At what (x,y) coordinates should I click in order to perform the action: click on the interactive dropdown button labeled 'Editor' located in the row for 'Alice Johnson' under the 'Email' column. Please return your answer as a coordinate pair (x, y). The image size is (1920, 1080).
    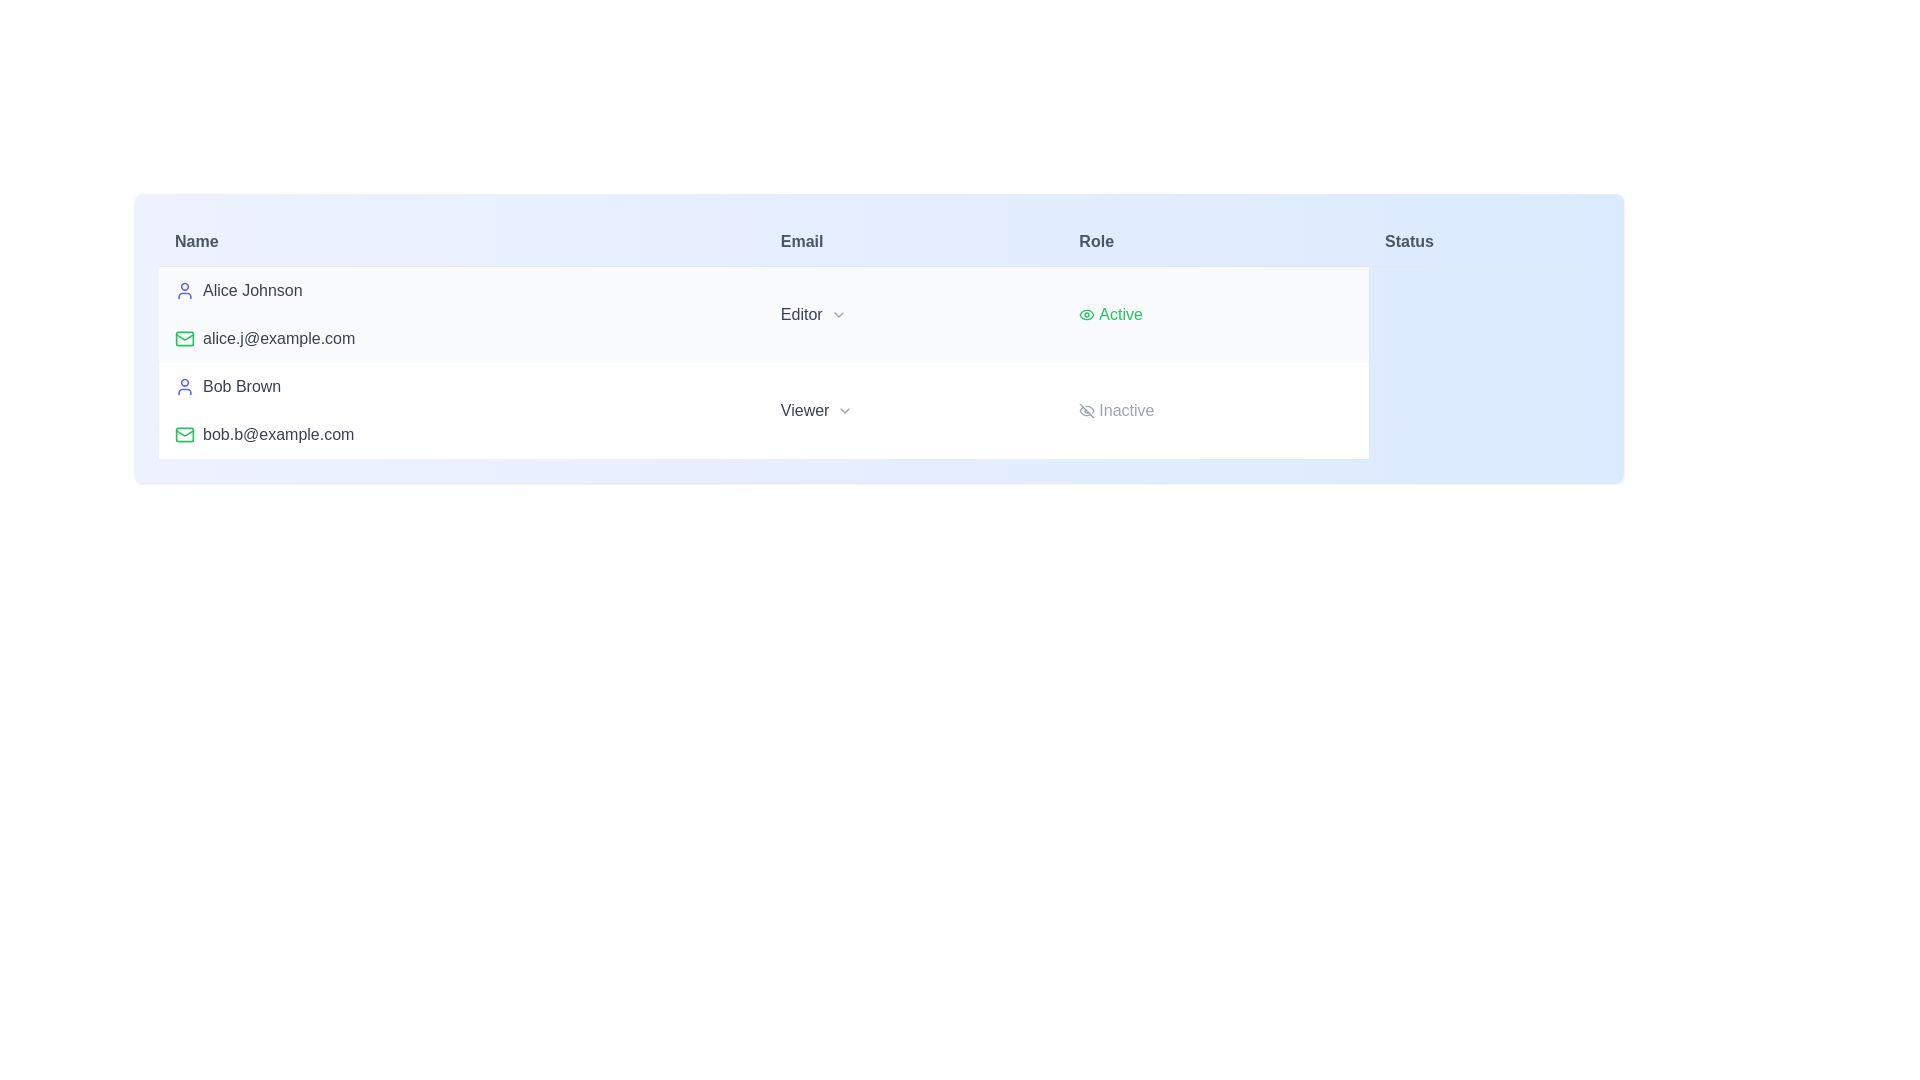
    Looking at the image, I should click on (913, 314).